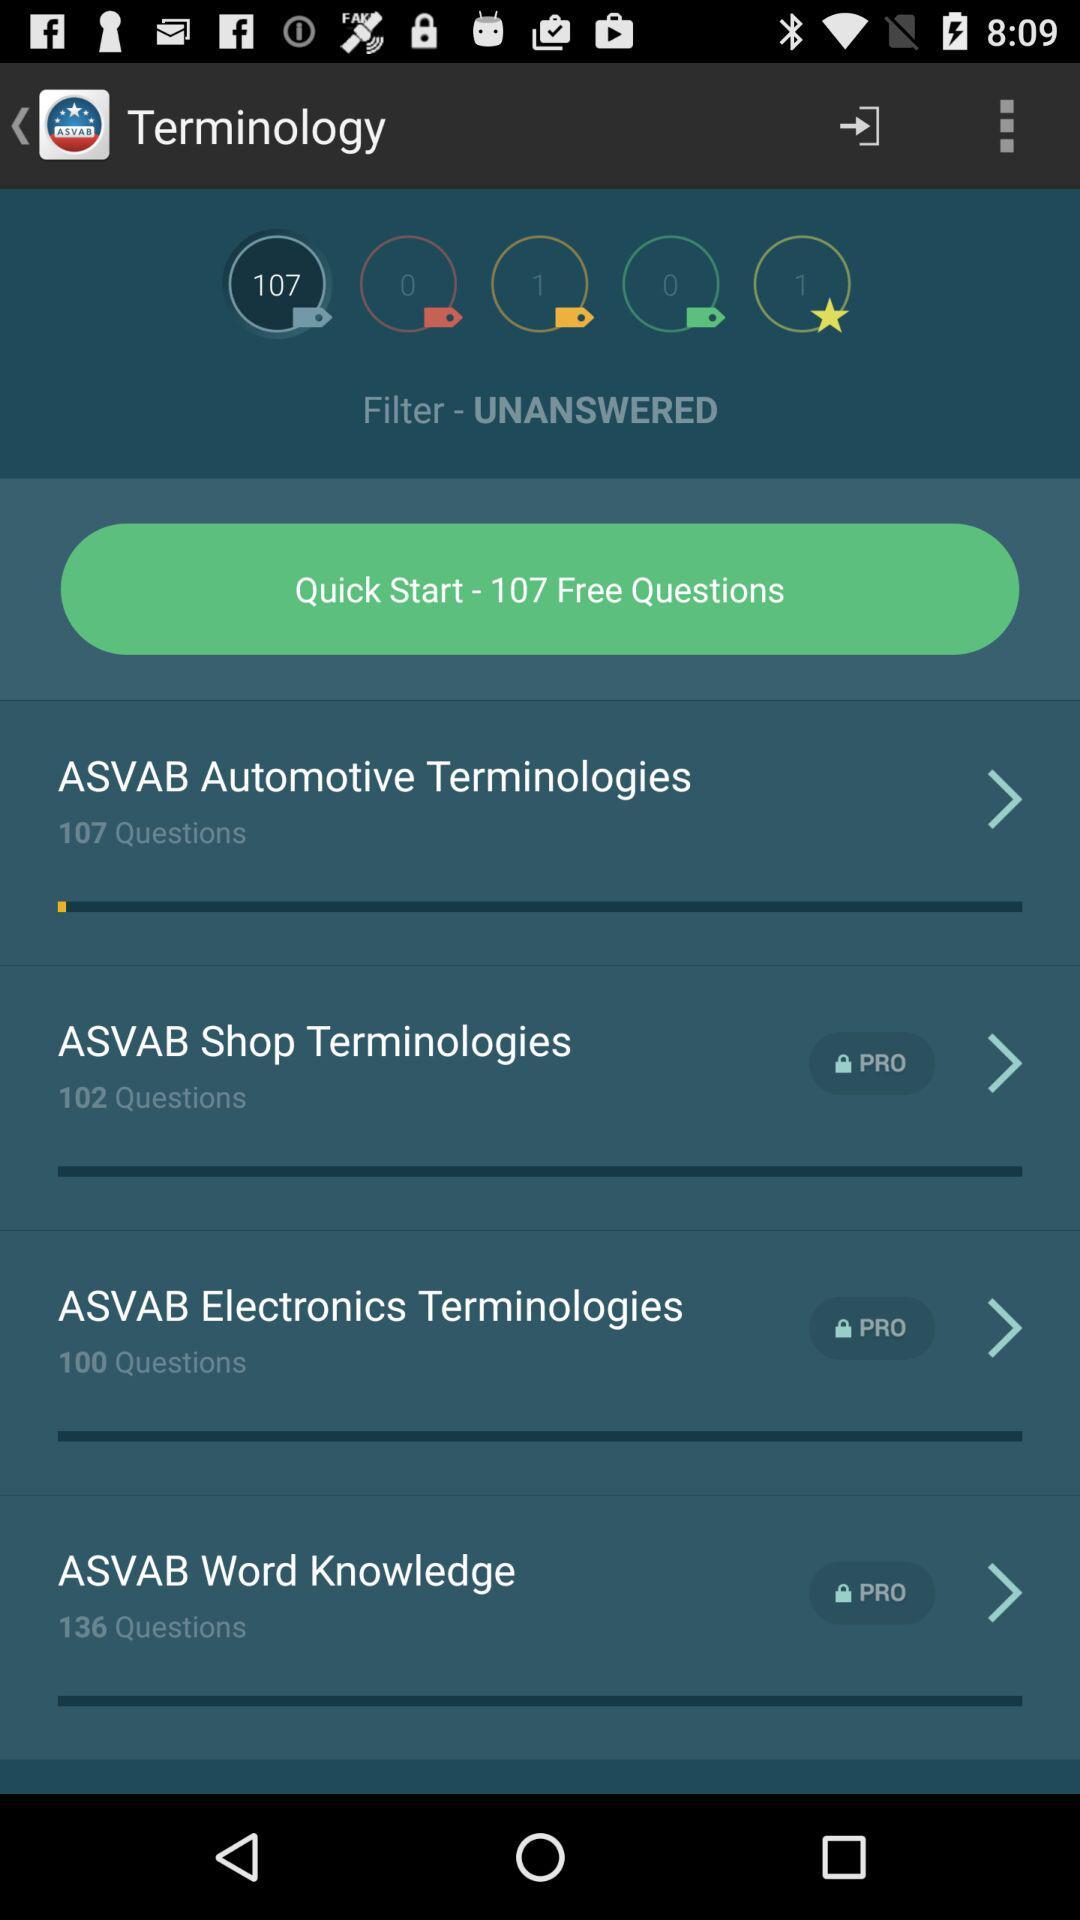  I want to click on icon below the filter - unanswered icon, so click(540, 588).